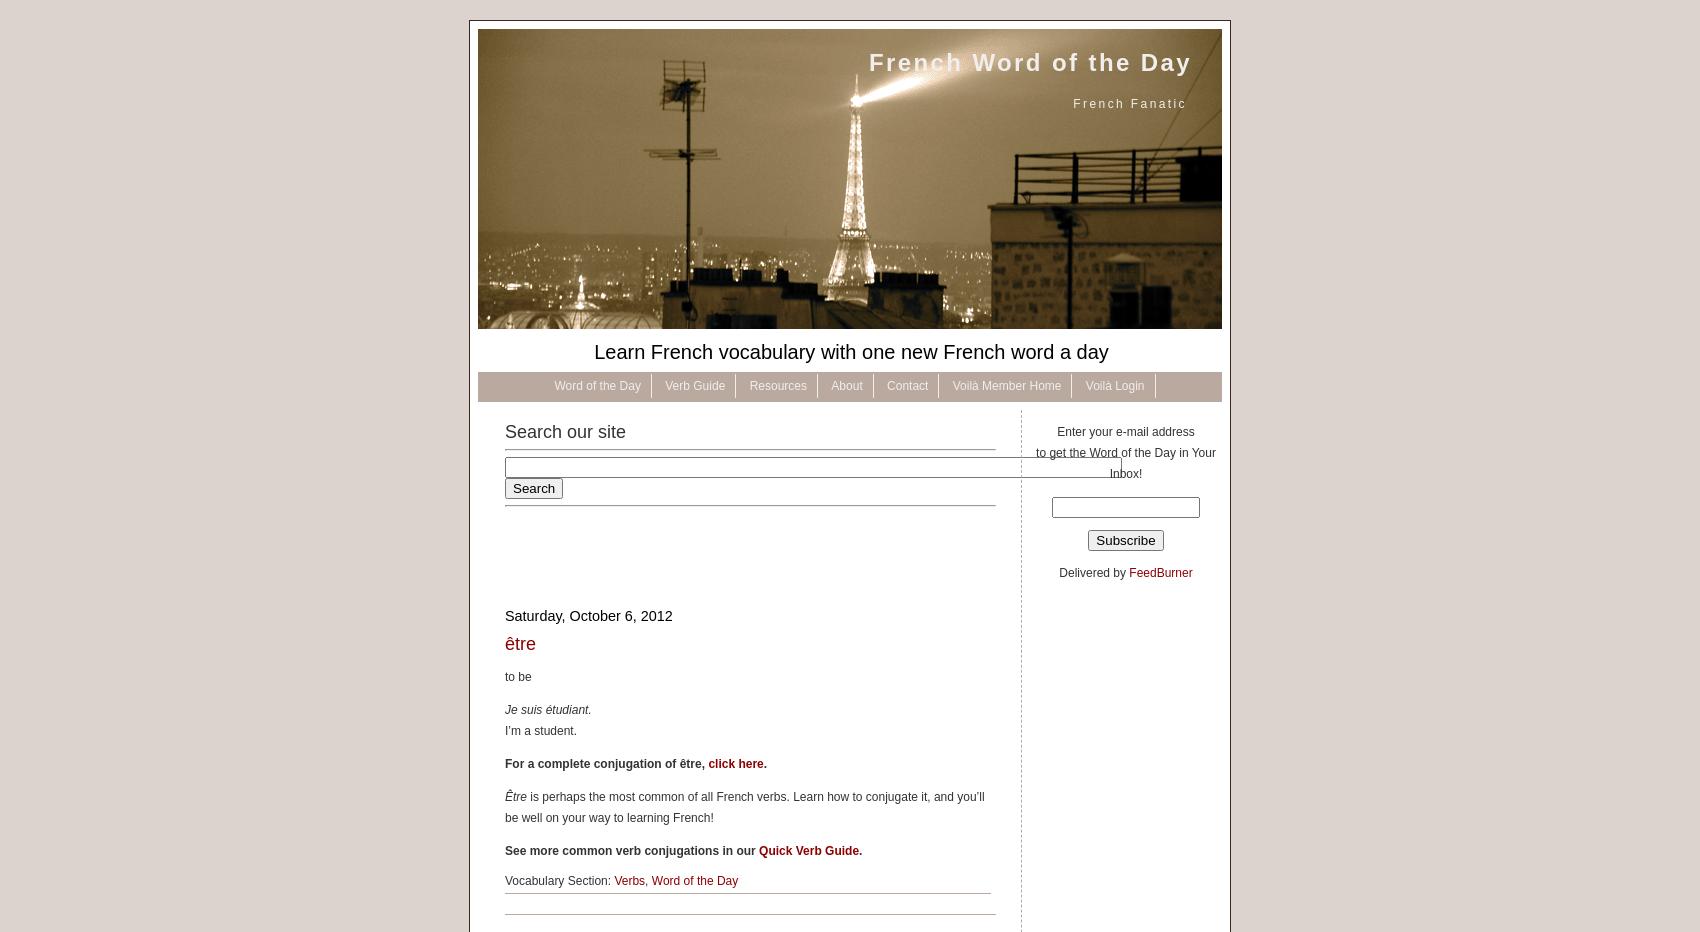  What do you see at coordinates (907, 385) in the screenshot?
I see `'Contact'` at bounding box center [907, 385].